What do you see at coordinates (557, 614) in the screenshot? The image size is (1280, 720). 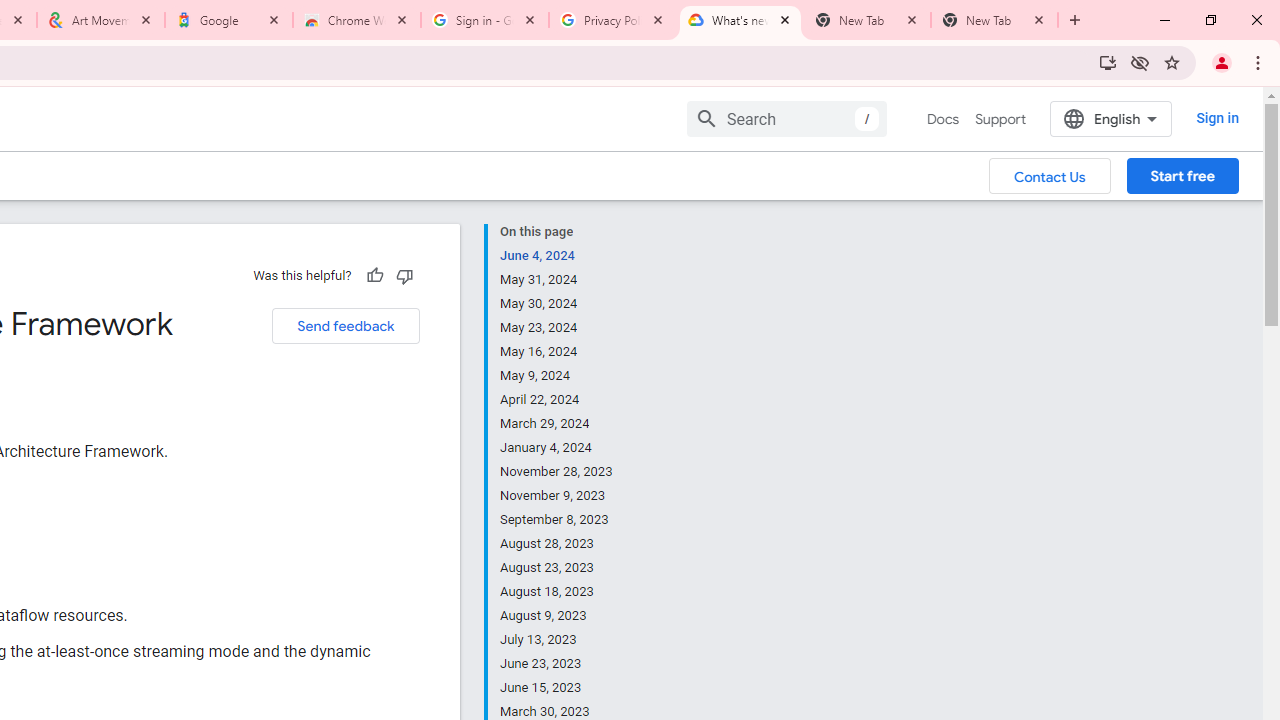 I see `'August 9, 2023'` at bounding box center [557, 614].